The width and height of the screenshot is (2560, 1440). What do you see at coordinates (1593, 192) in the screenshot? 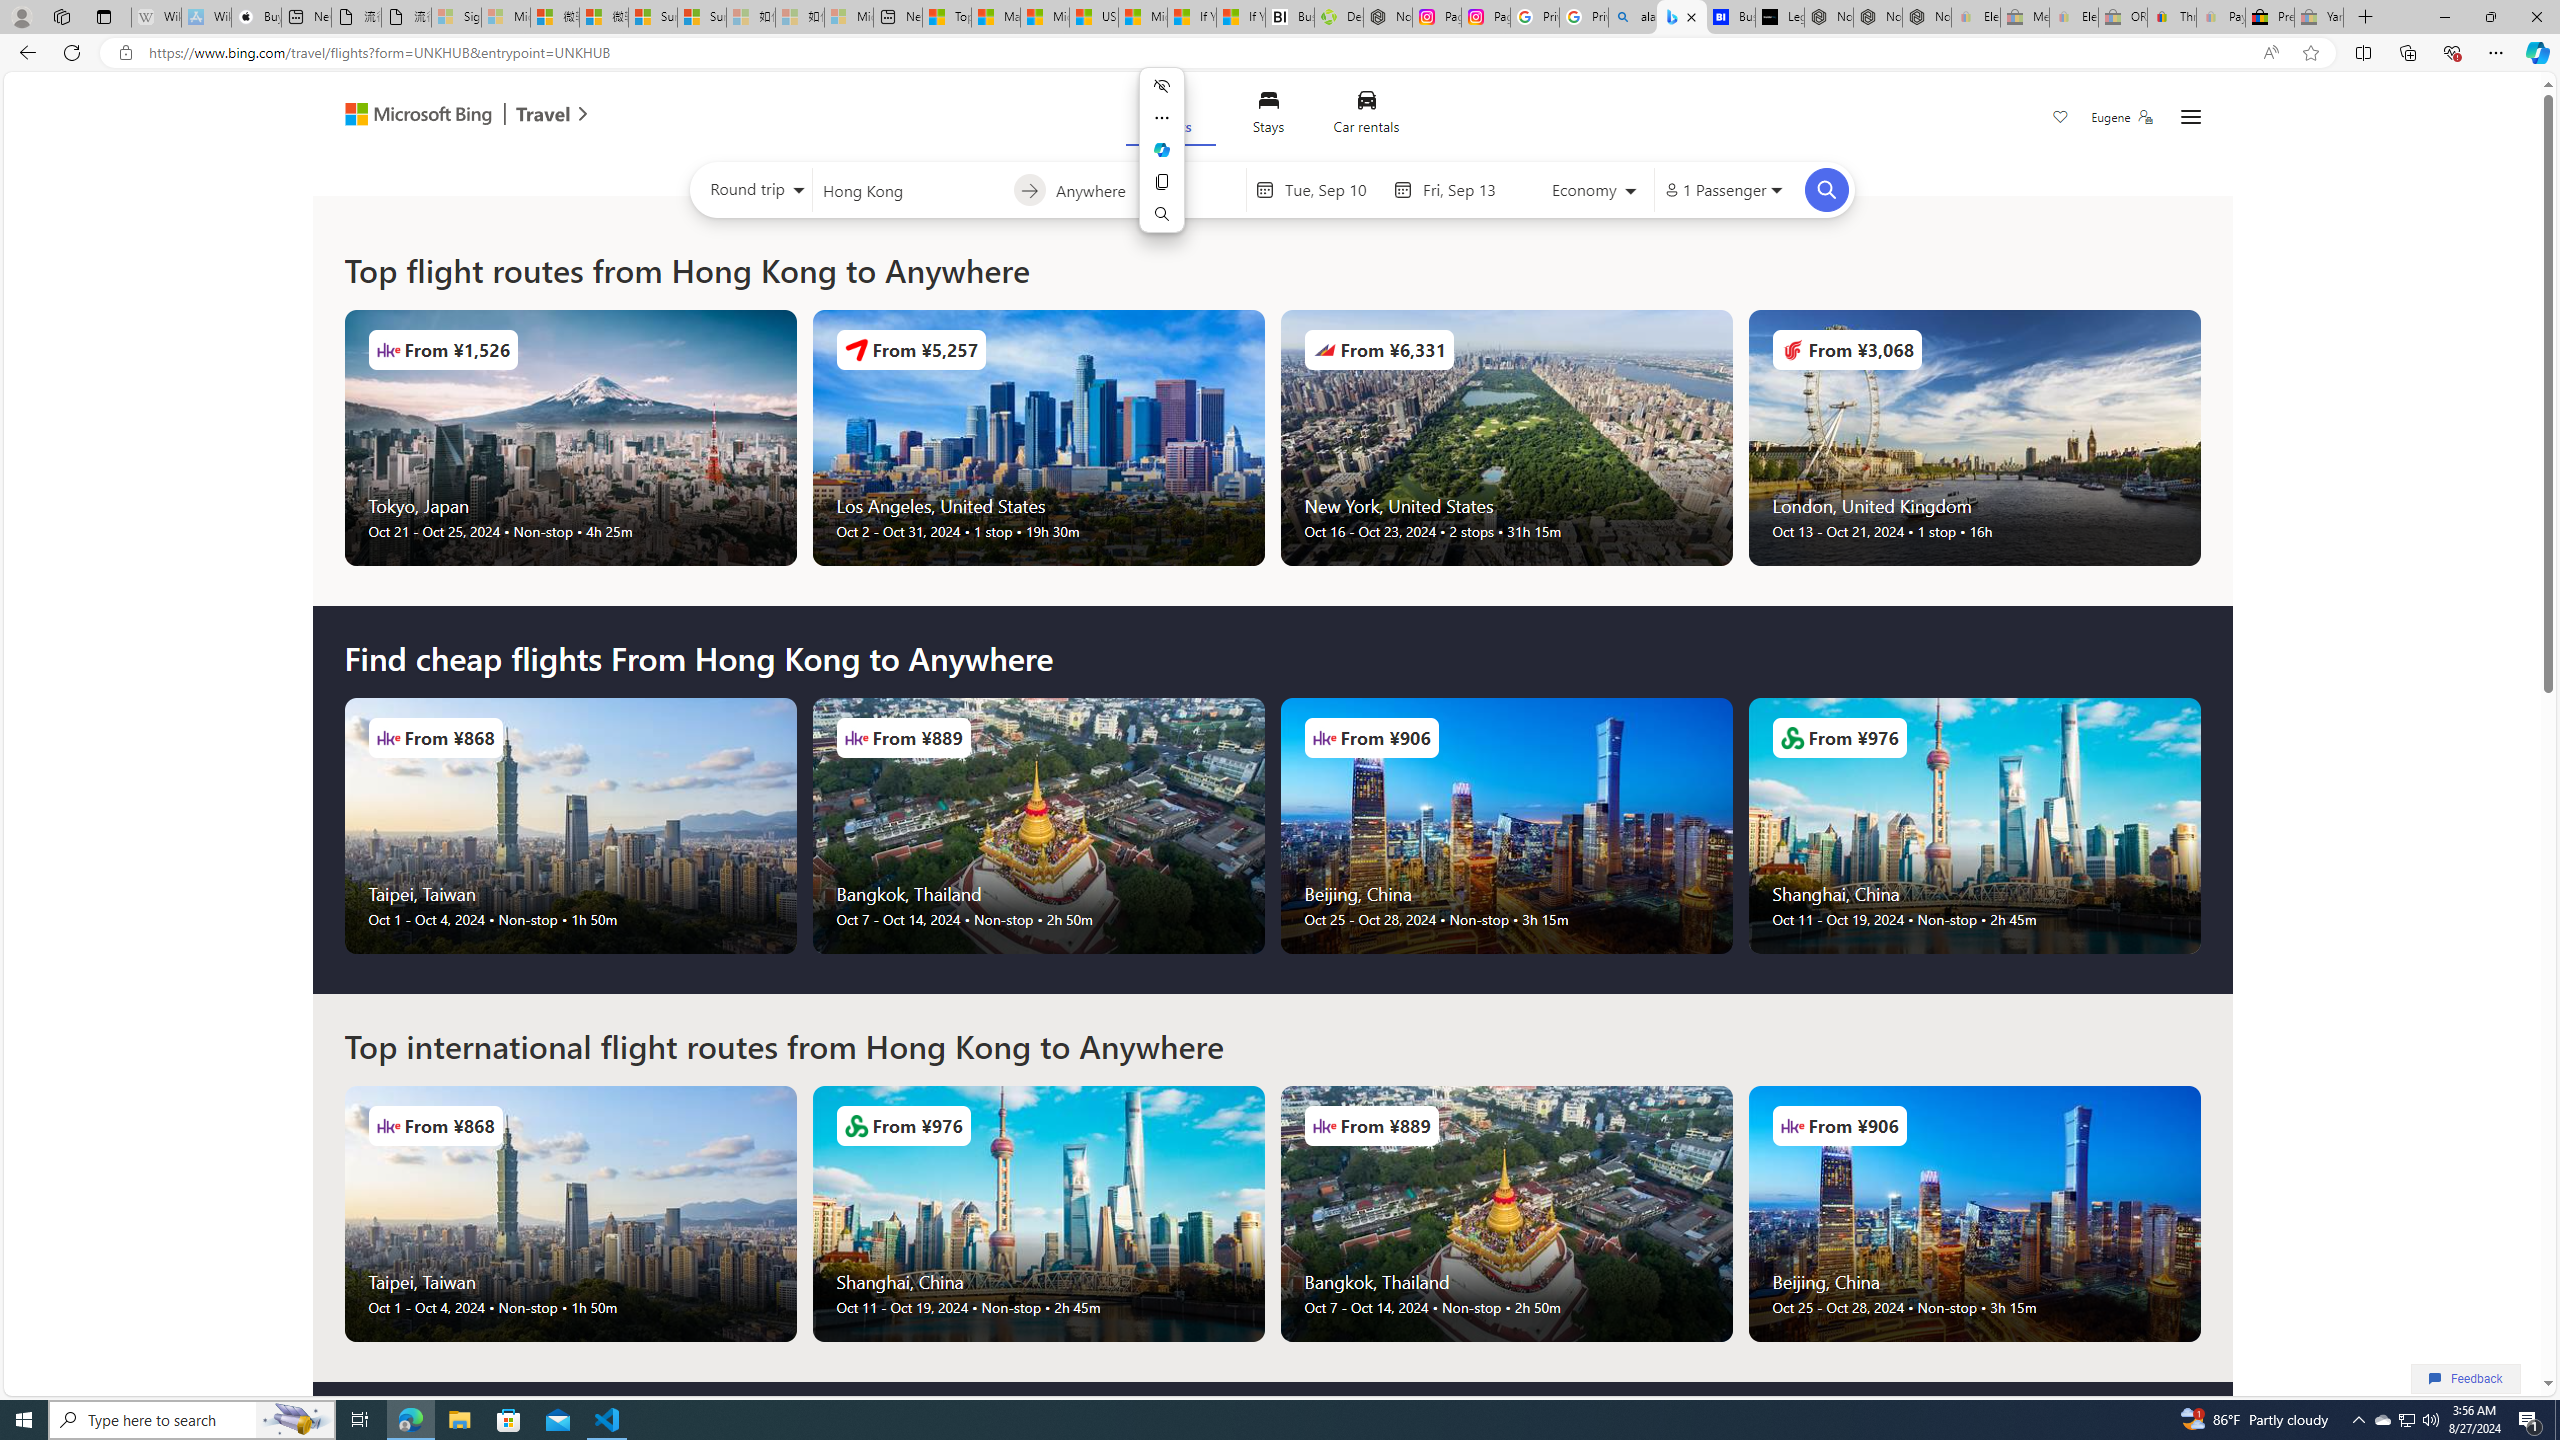
I see `'Select class of service'` at bounding box center [1593, 192].